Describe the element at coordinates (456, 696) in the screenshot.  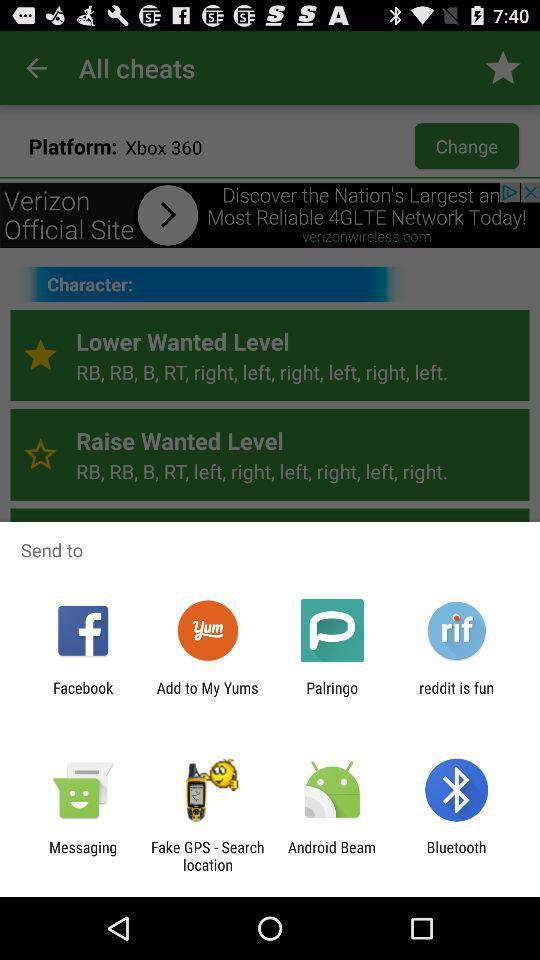
I see `the item to the right of the palringo icon` at that location.